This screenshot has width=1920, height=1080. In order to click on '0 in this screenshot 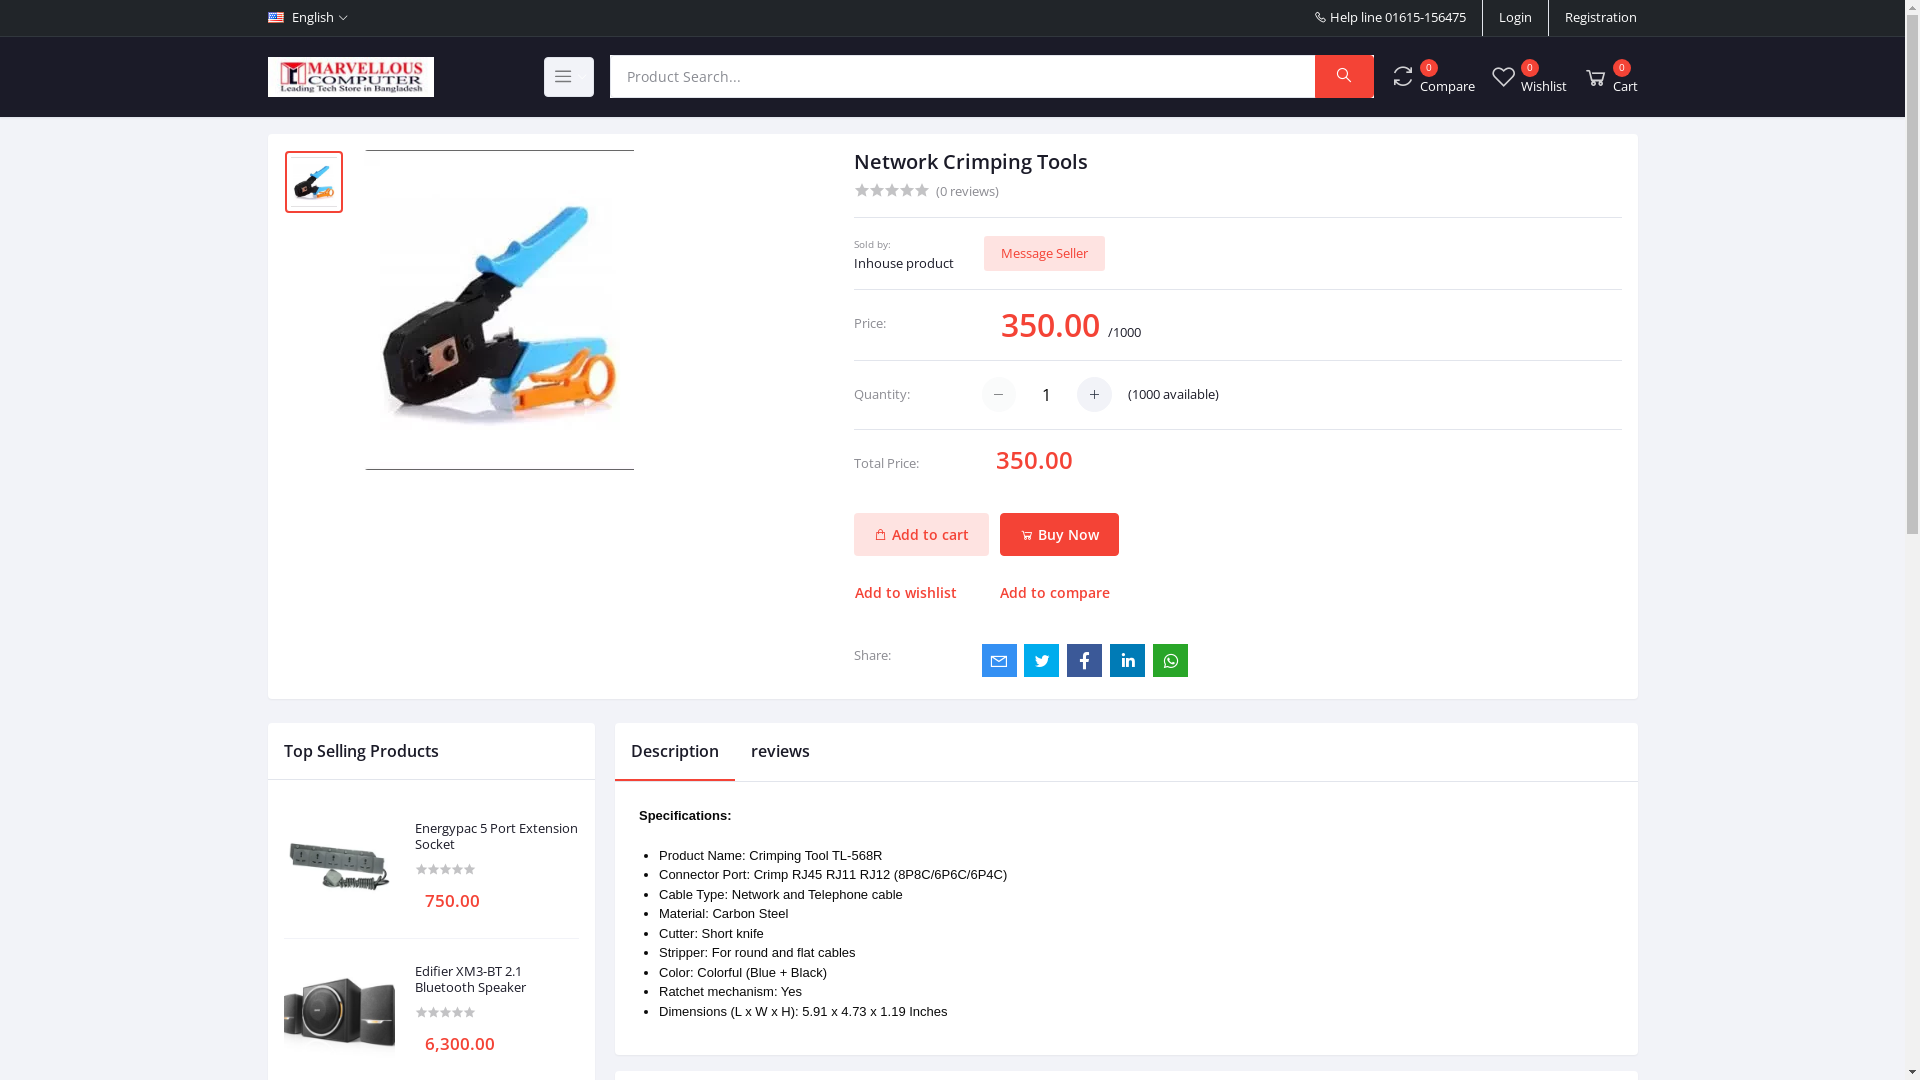, I will do `click(1609, 75)`.